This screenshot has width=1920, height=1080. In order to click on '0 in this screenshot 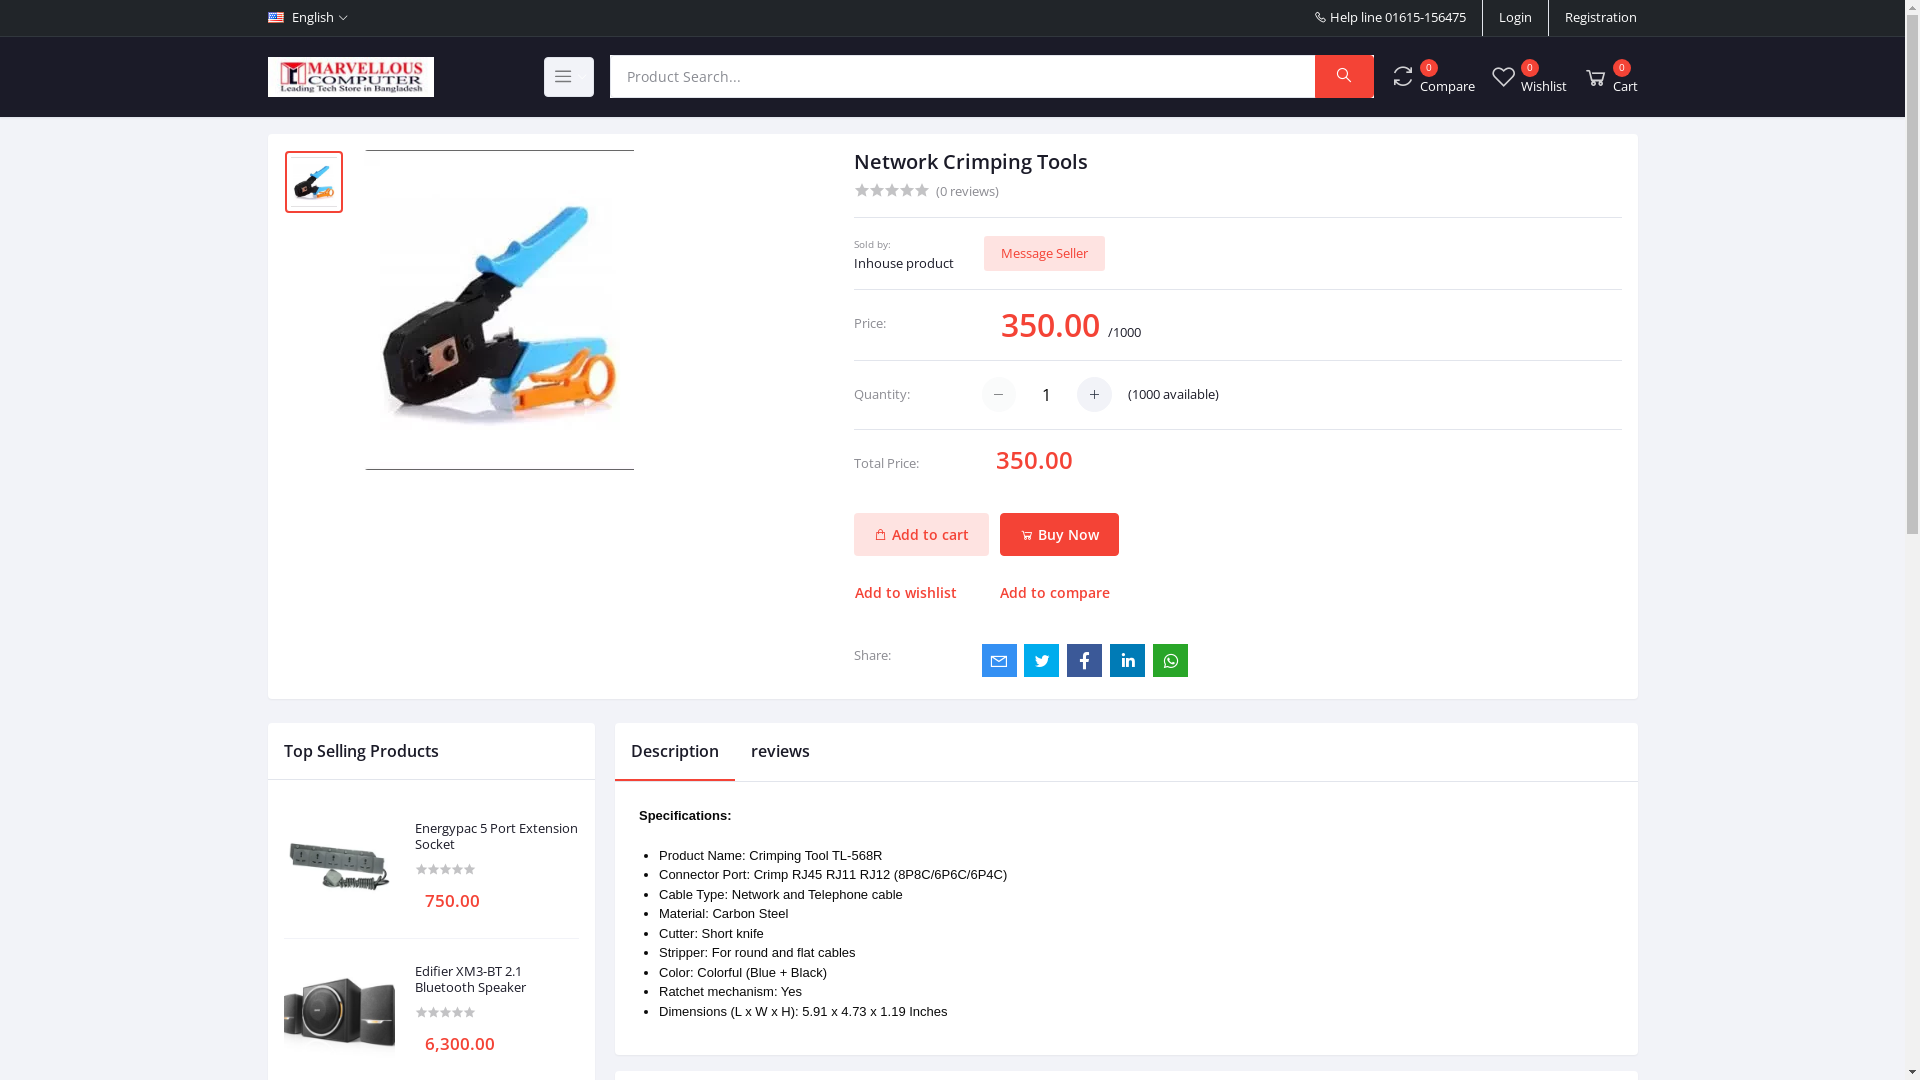, I will do `click(1609, 75)`.